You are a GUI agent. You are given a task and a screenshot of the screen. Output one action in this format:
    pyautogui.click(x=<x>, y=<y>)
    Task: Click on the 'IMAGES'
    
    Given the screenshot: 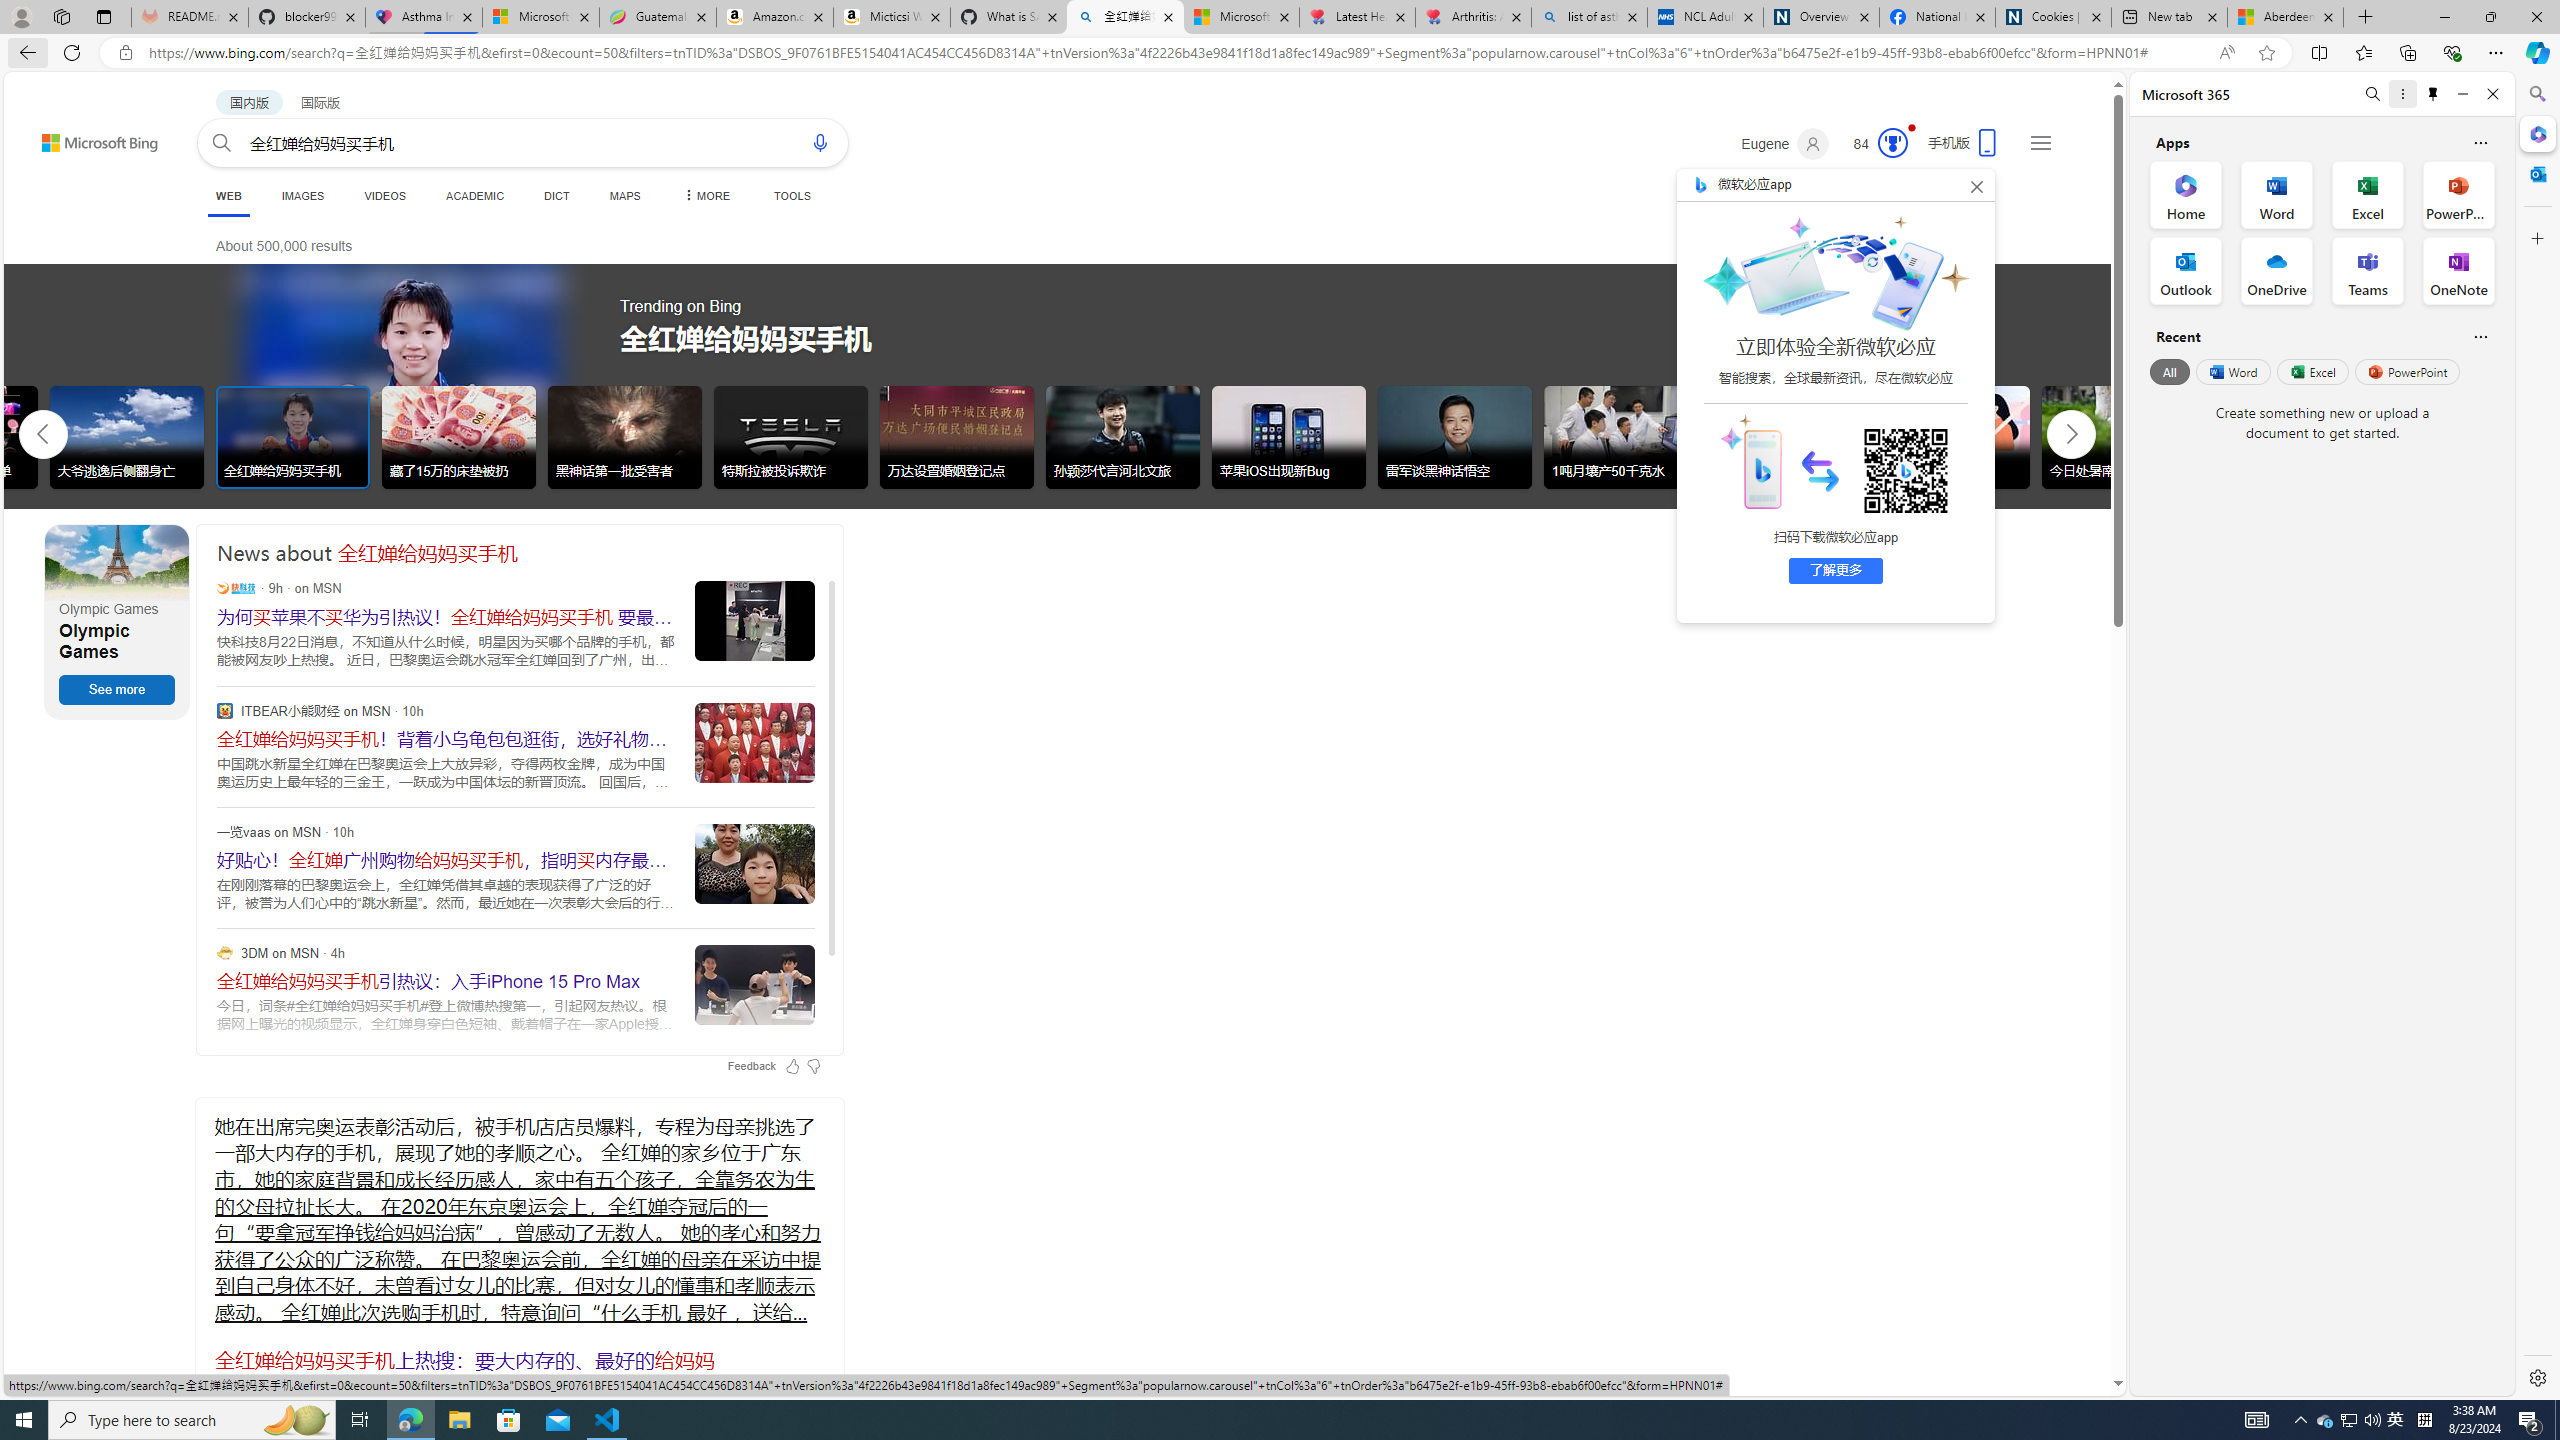 What is the action you would take?
    pyautogui.click(x=302, y=195)
    